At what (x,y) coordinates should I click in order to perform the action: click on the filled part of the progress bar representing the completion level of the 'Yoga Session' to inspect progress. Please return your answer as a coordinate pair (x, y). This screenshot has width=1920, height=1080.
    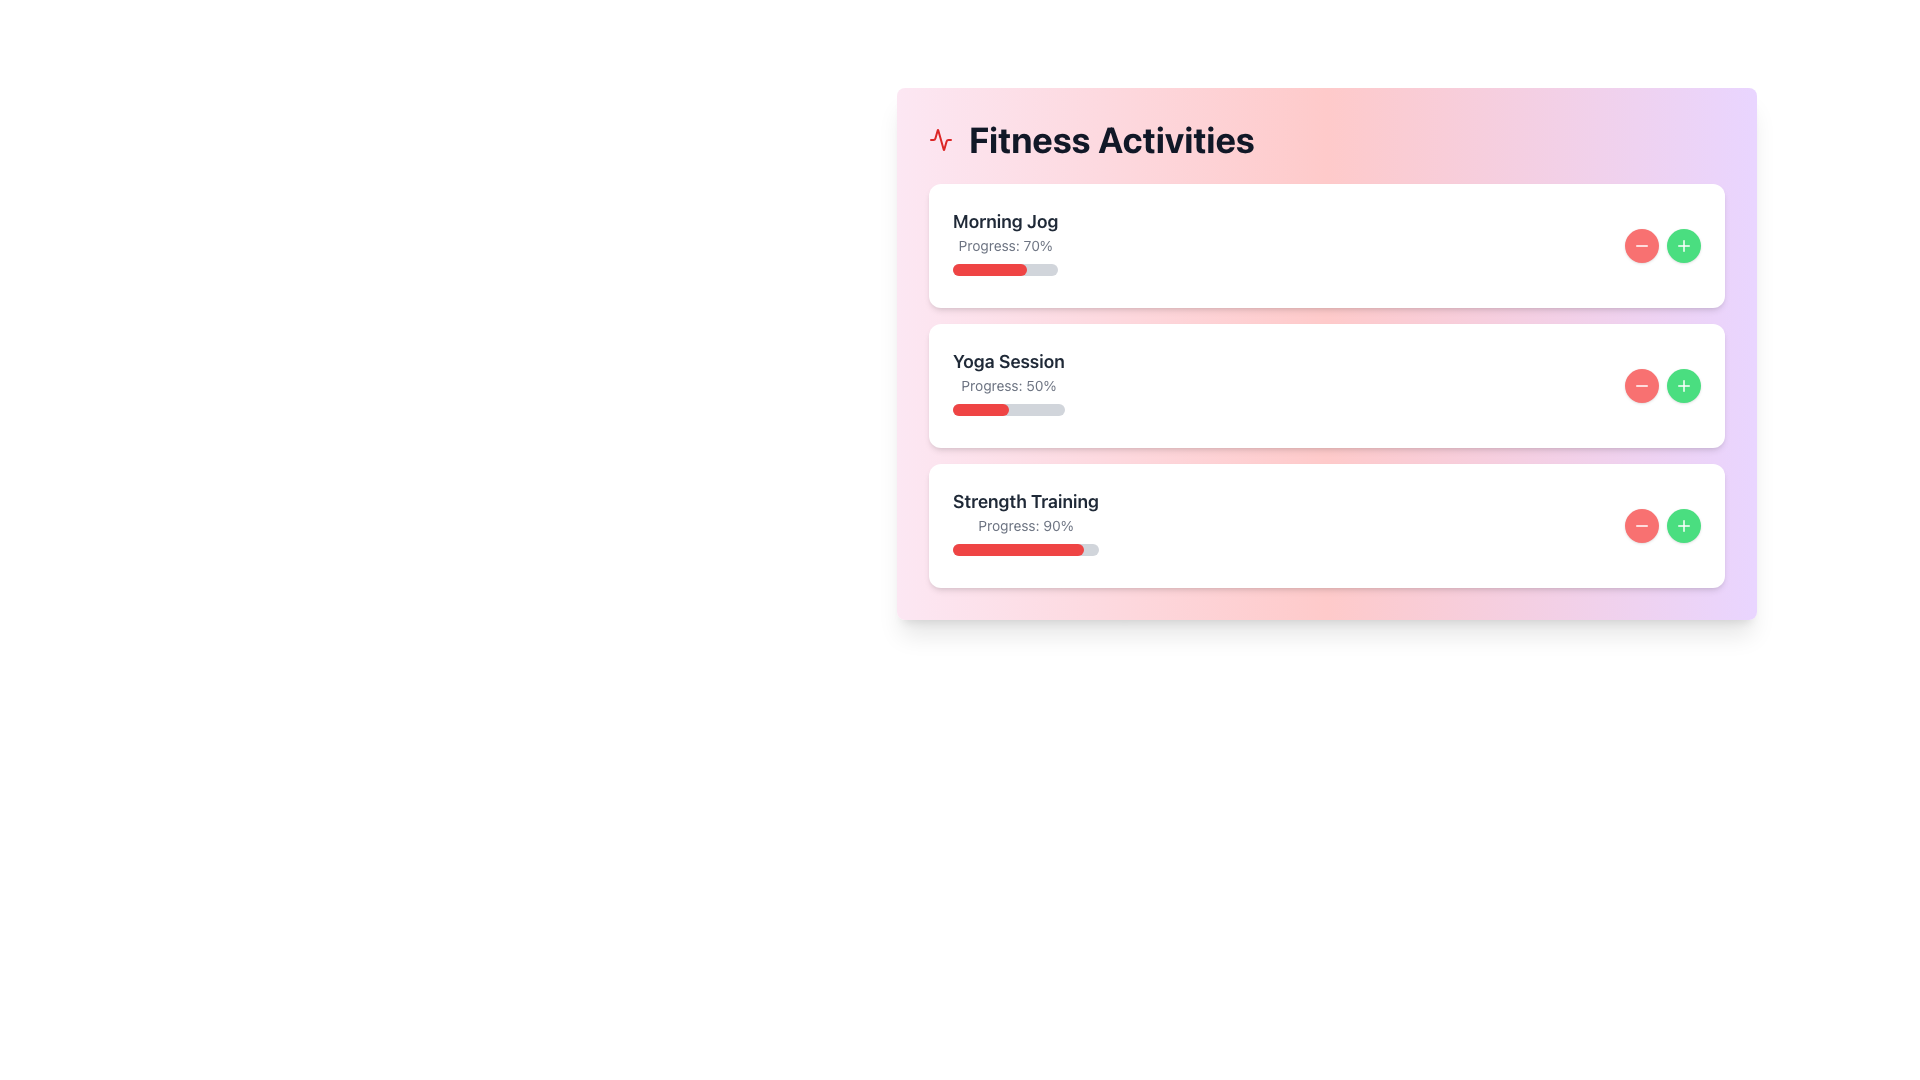
    Looking at the image, I should click on (1008, 408).